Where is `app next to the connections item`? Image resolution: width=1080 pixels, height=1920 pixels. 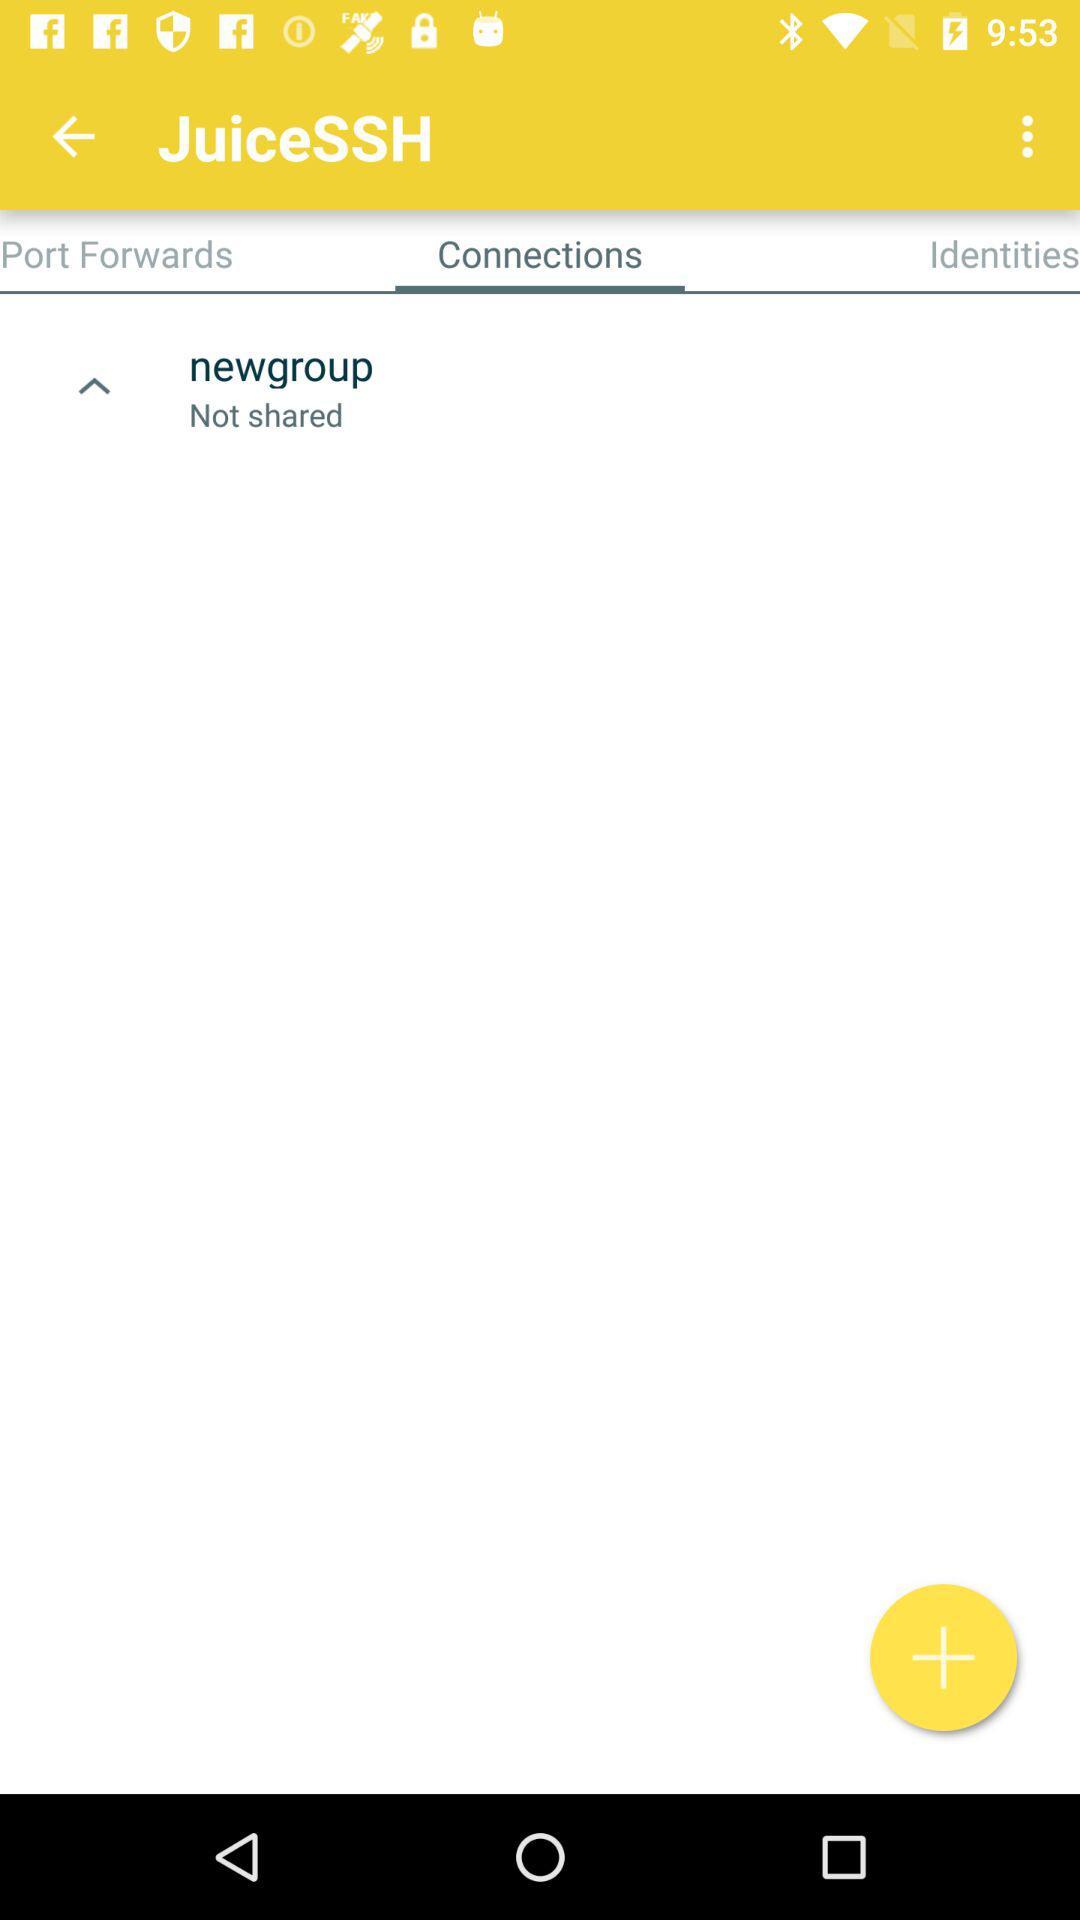
app next to the connections item is located at coordinates (116, 252).